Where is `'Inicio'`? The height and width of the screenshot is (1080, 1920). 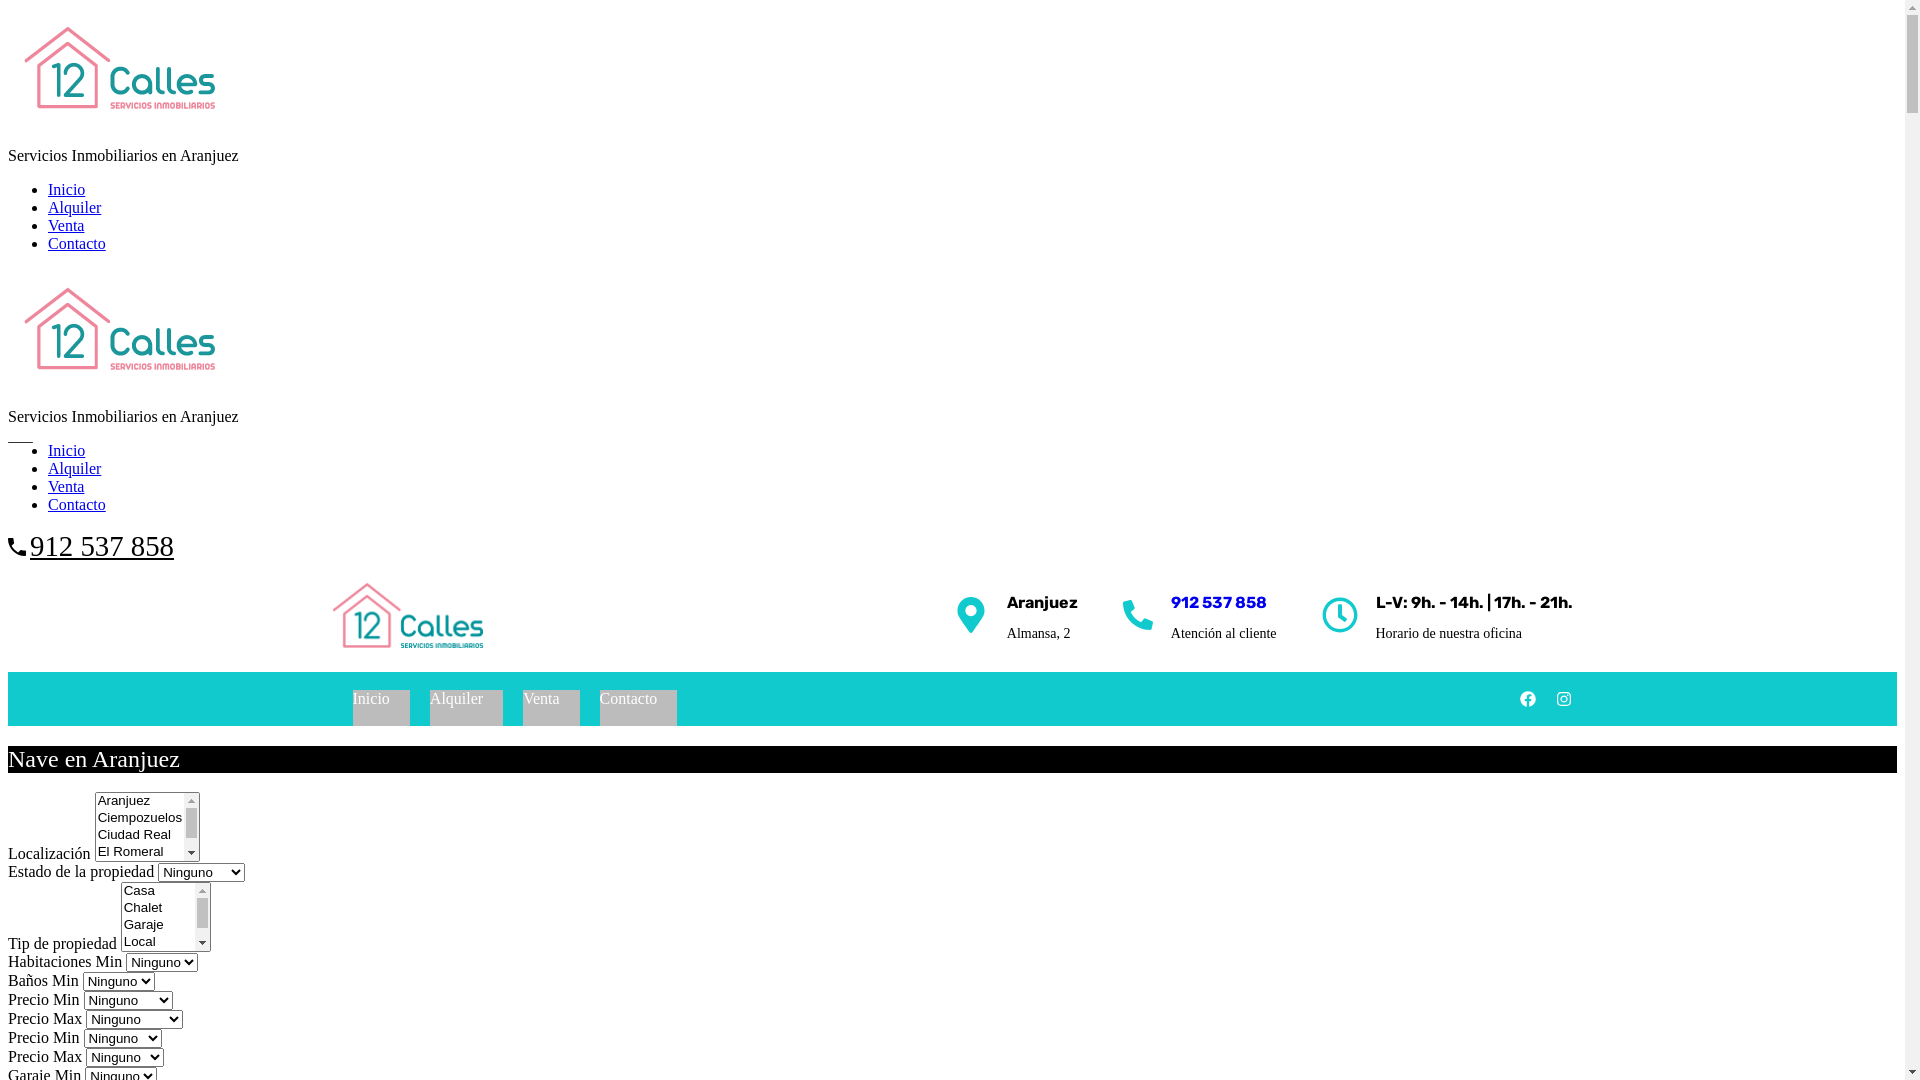 'Inicio' is located at coordinates (370, 697).